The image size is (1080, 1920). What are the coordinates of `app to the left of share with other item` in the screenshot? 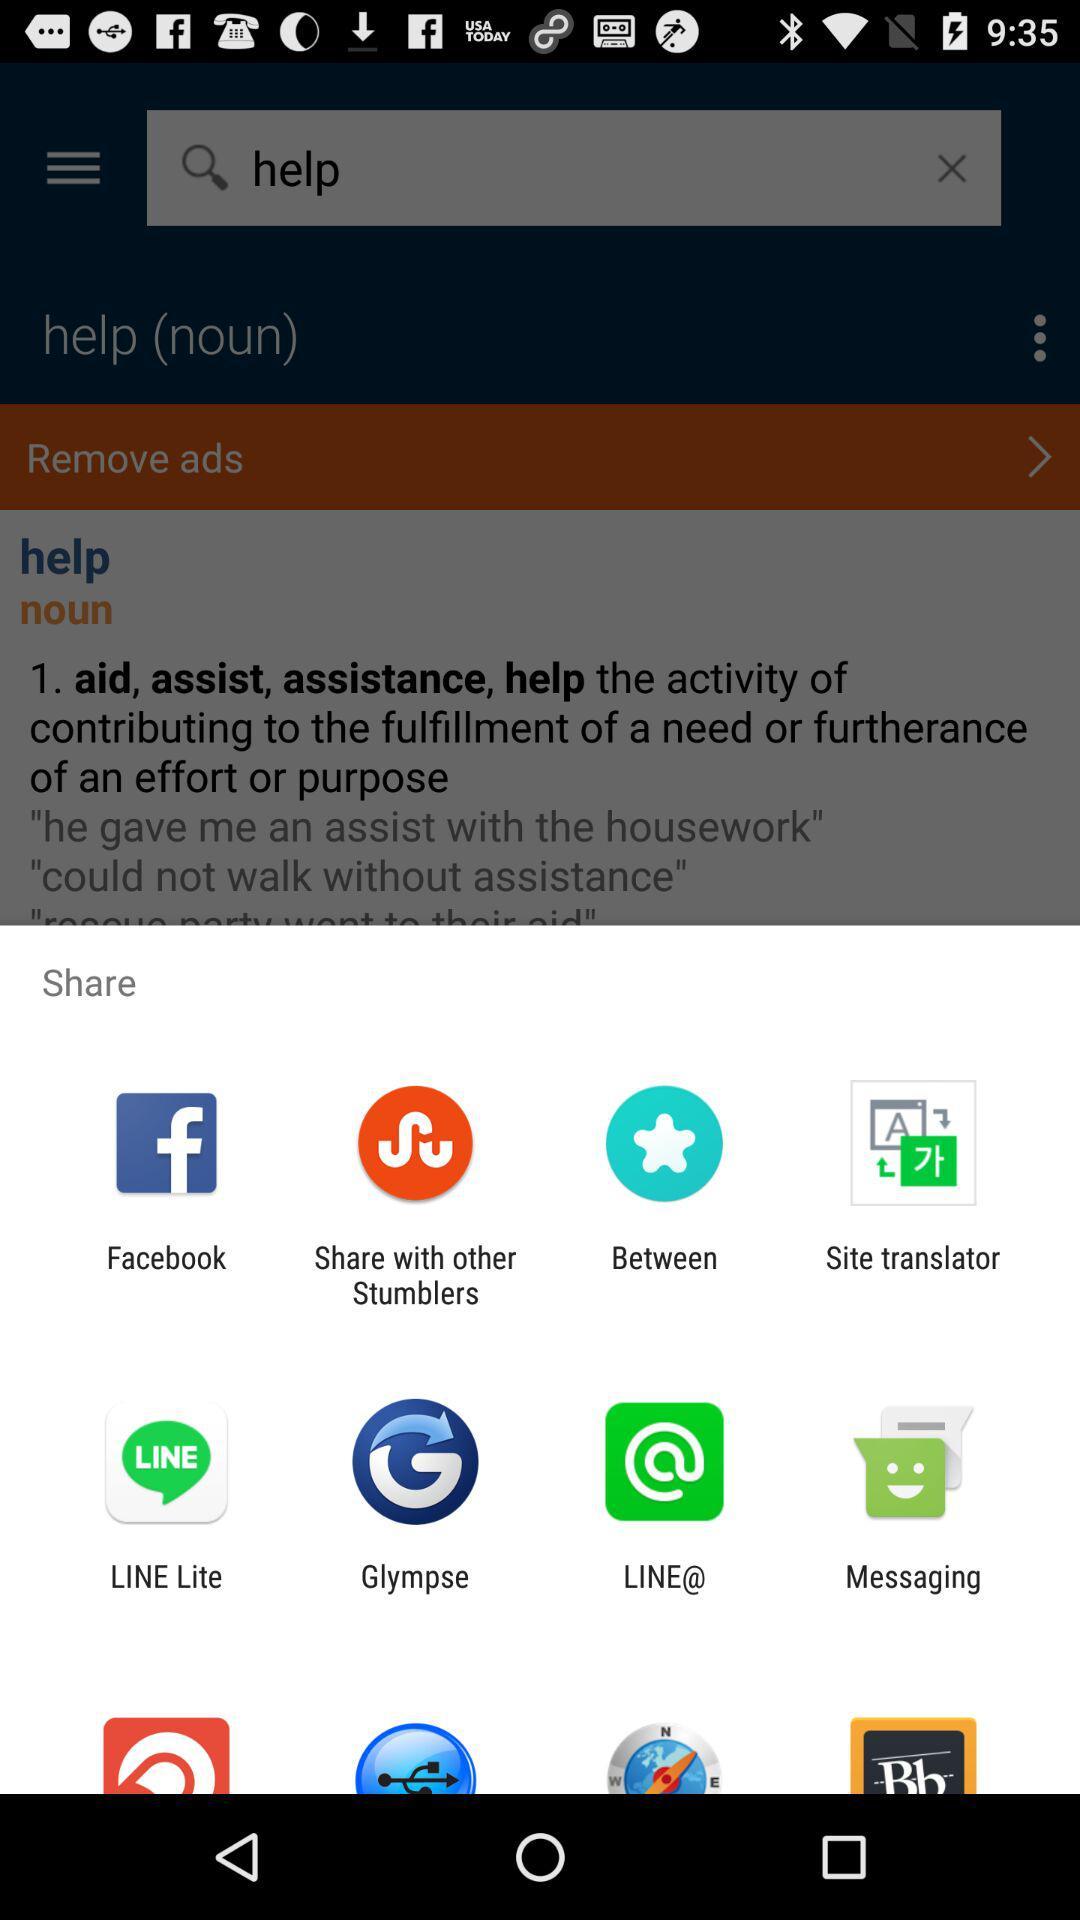 It's located at (165, 1274).